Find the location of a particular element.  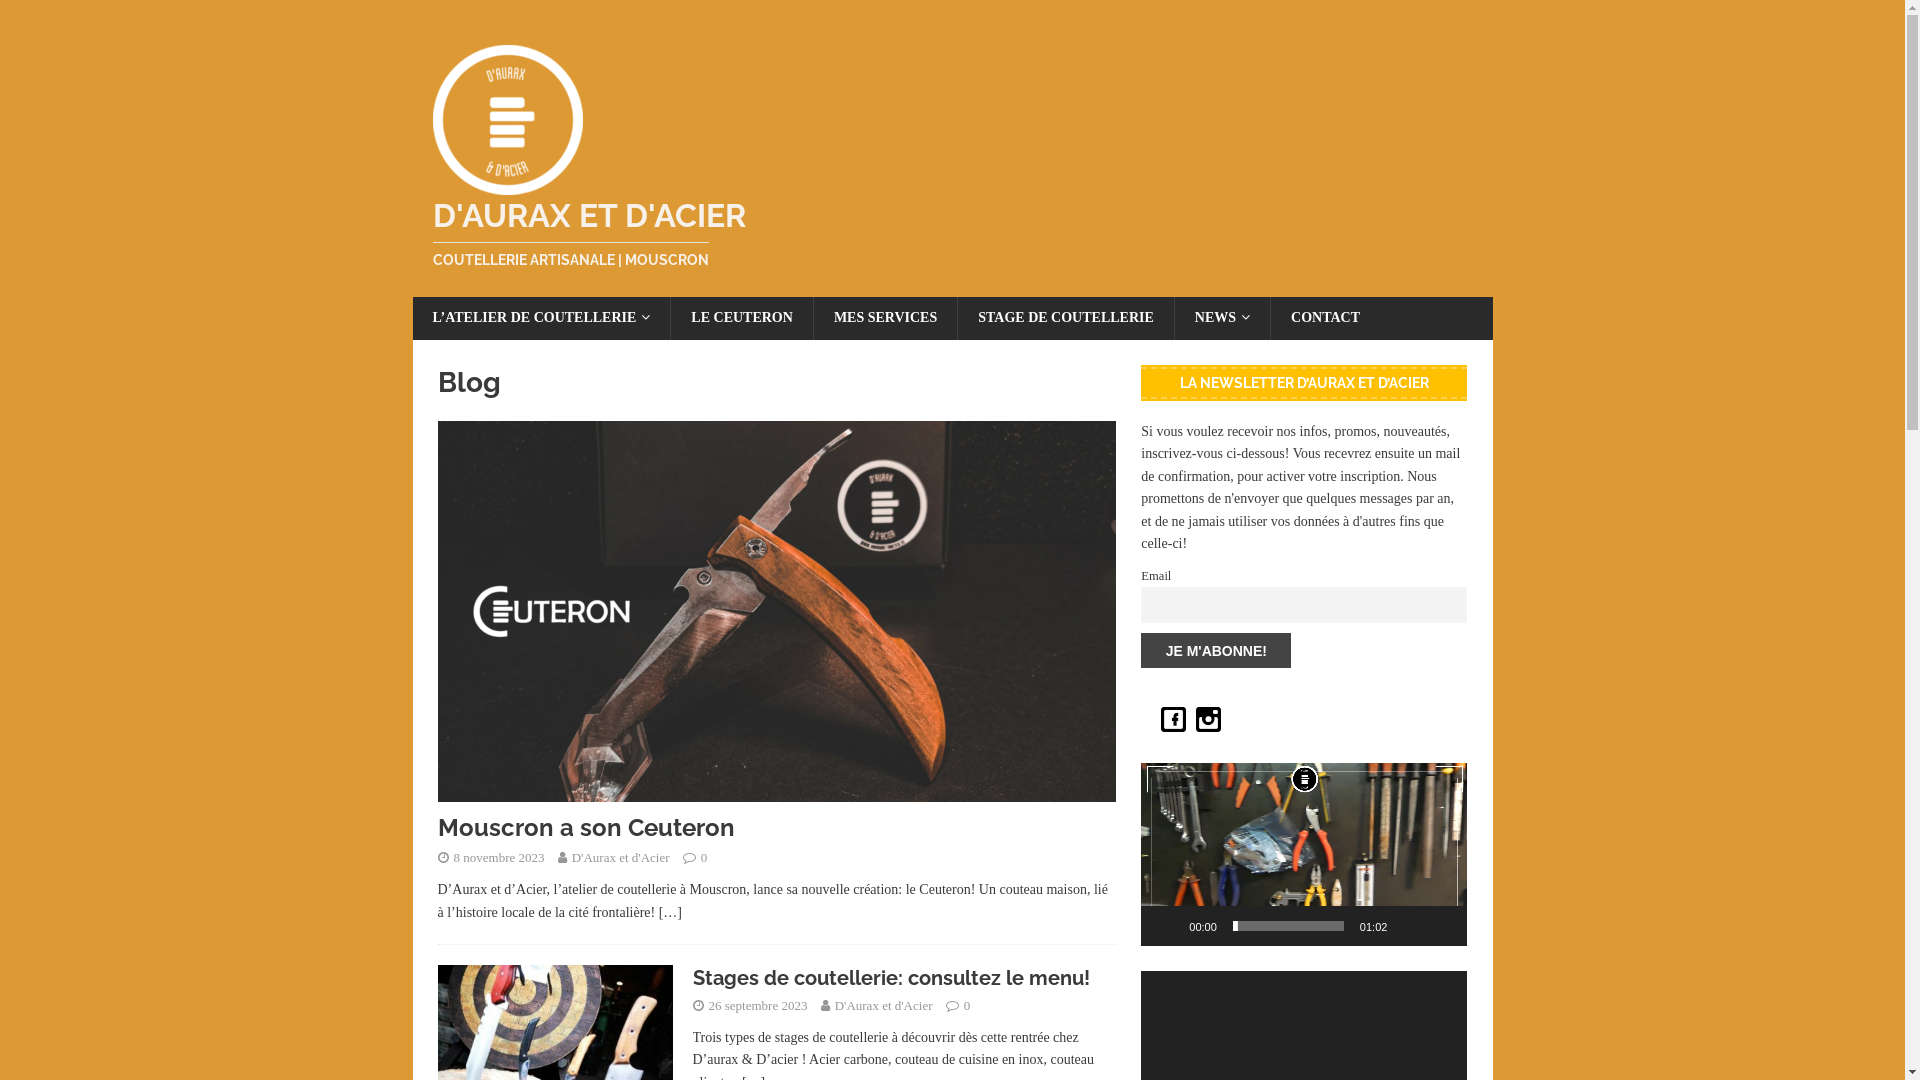

'CONTACT' is located at coordinates (1324, 316).